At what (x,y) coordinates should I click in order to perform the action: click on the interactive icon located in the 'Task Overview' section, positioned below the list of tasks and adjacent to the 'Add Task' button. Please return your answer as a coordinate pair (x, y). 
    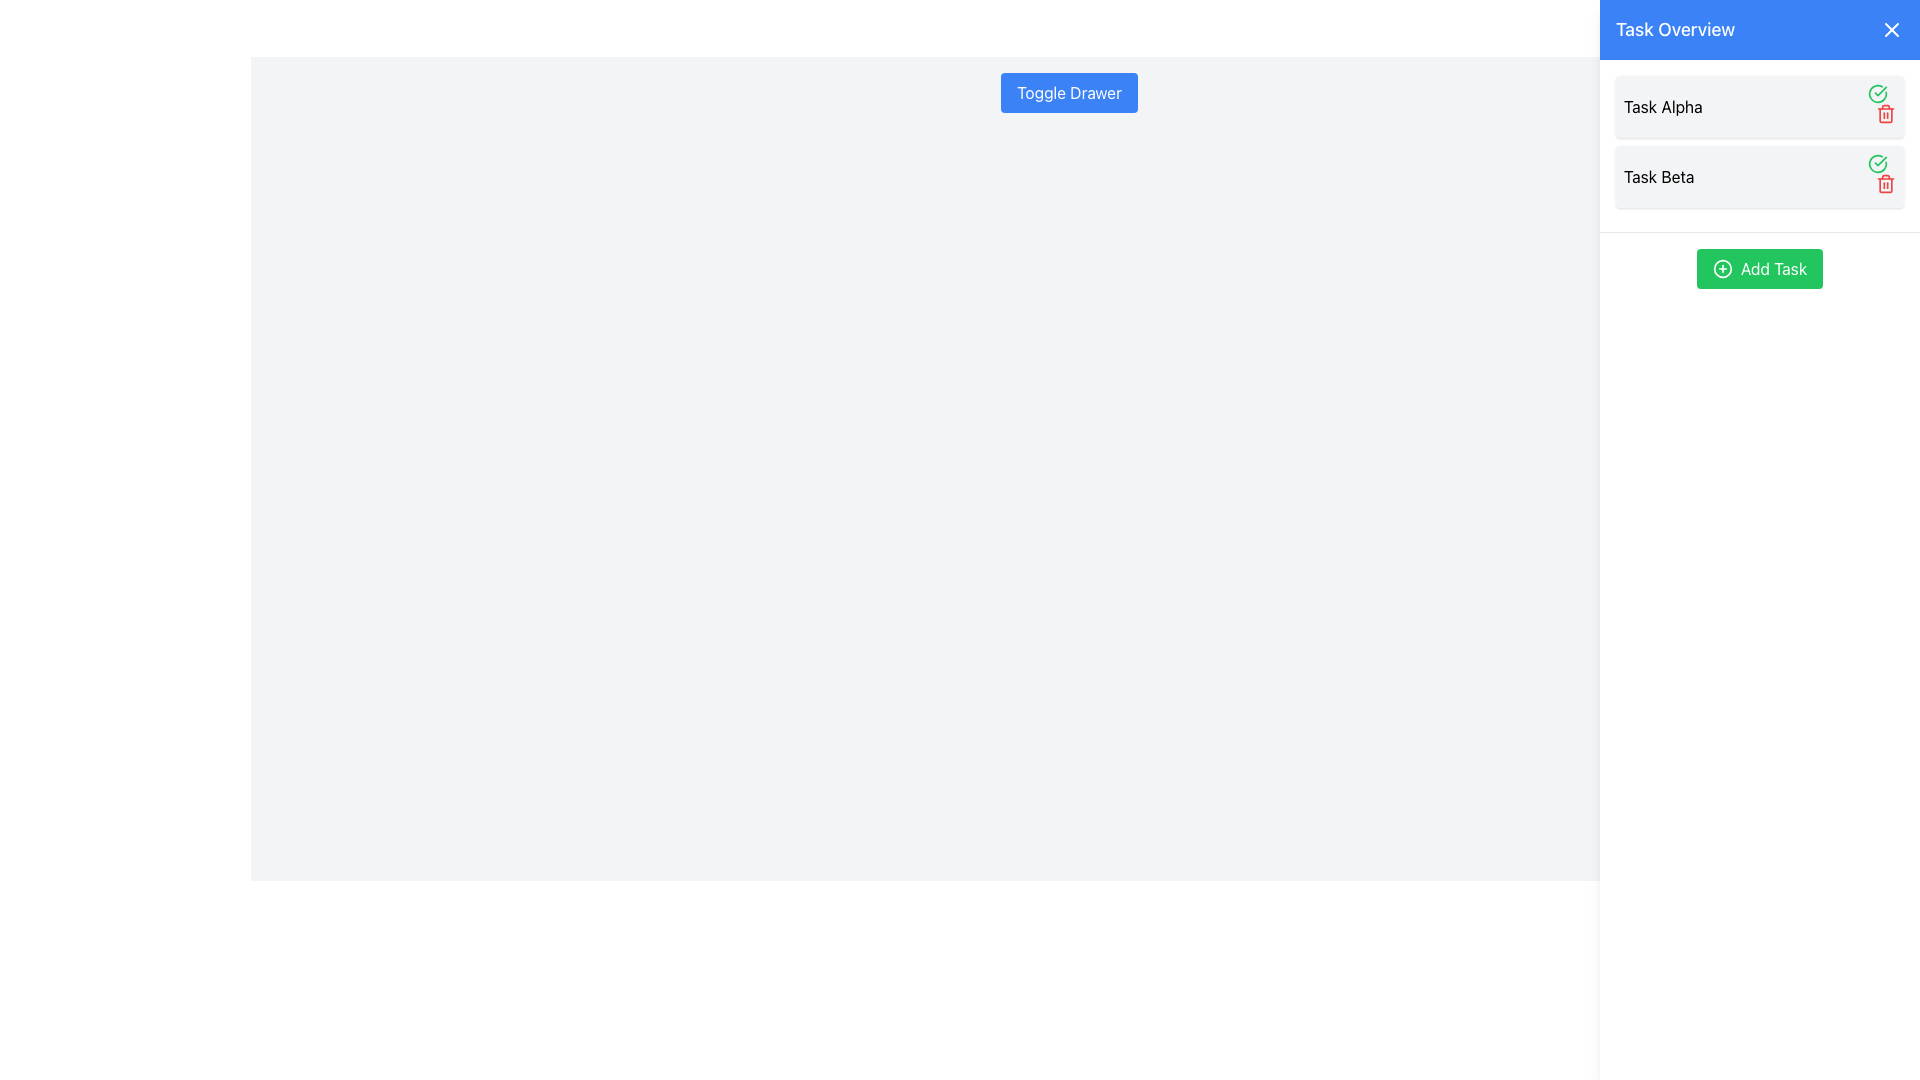
    Looking at the image, I should click on (1721, 268).